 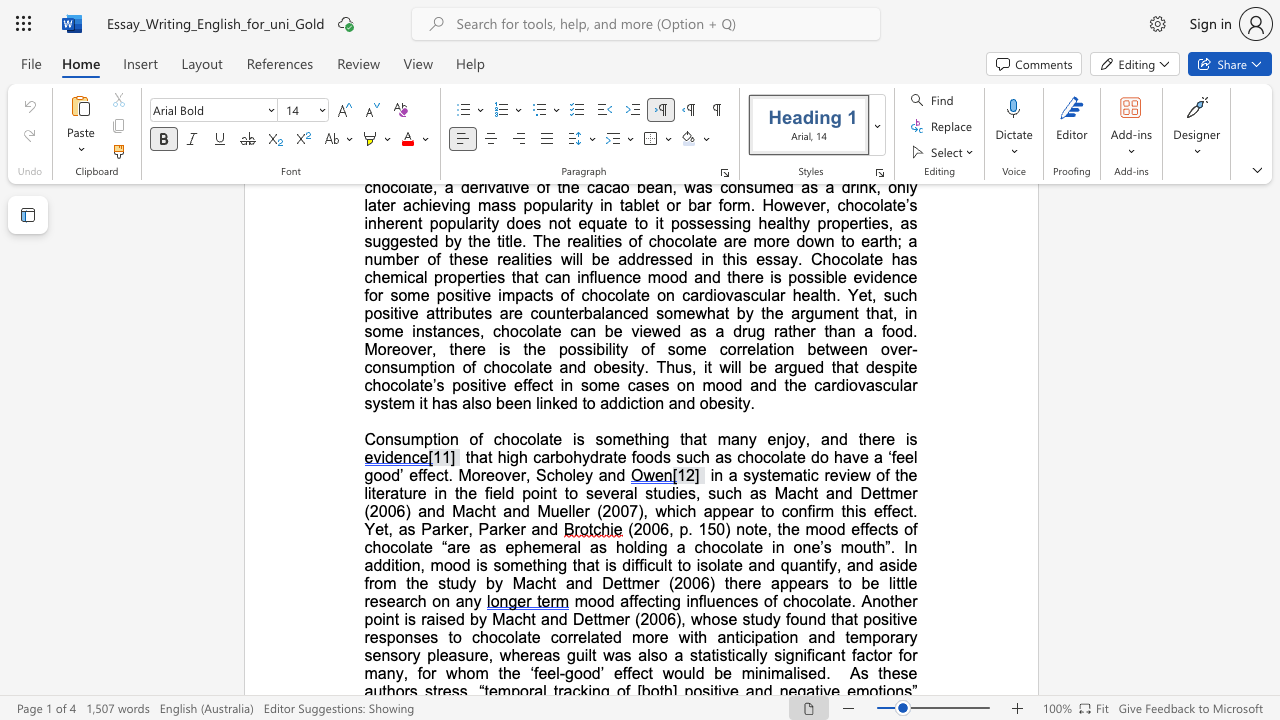 I want to click on the subset text "s a" within the text "guilt was also a statistically significant factor for many, for whom the ‘feel-good’ effect would be minimalised", so click(x=622, y=655).